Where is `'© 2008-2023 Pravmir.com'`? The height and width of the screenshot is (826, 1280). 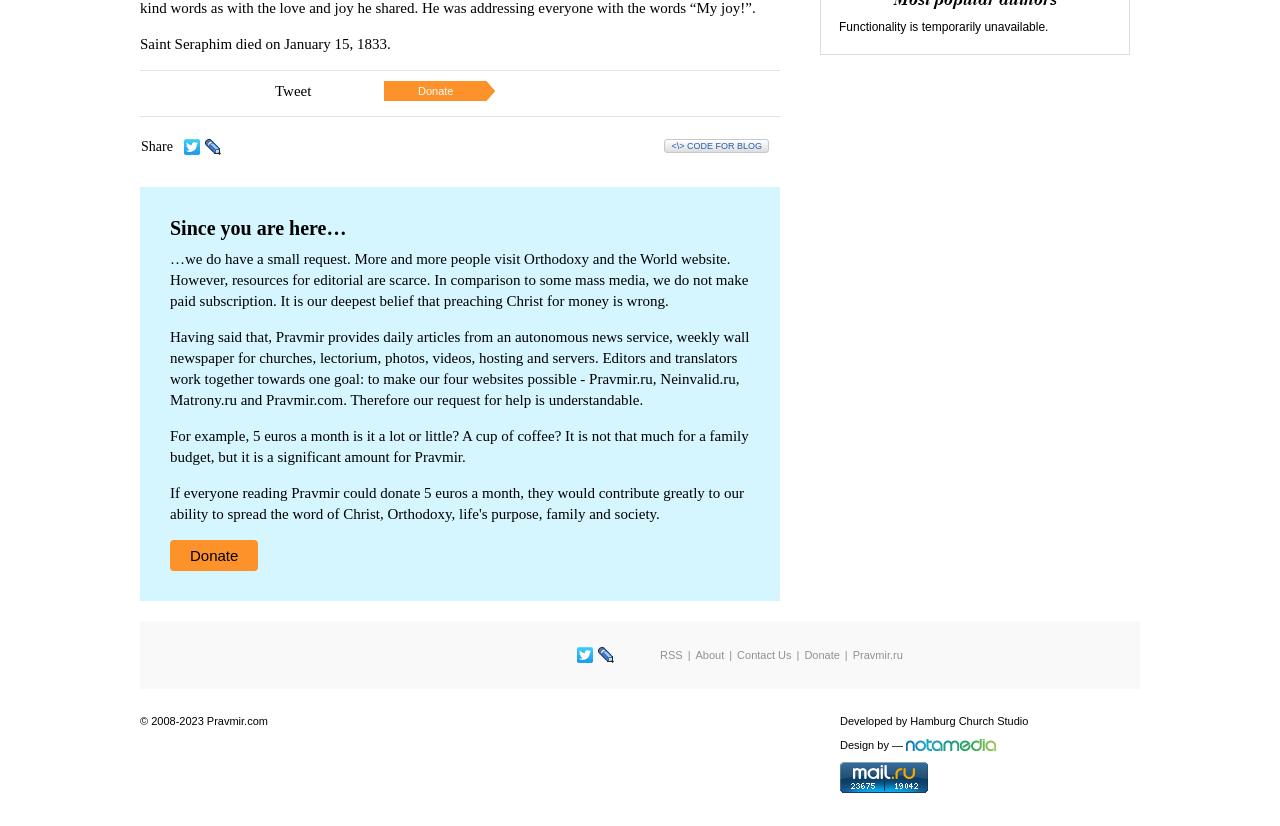
'© 2008-2023 Pravmir.com' is located at coordinates (203, 721).